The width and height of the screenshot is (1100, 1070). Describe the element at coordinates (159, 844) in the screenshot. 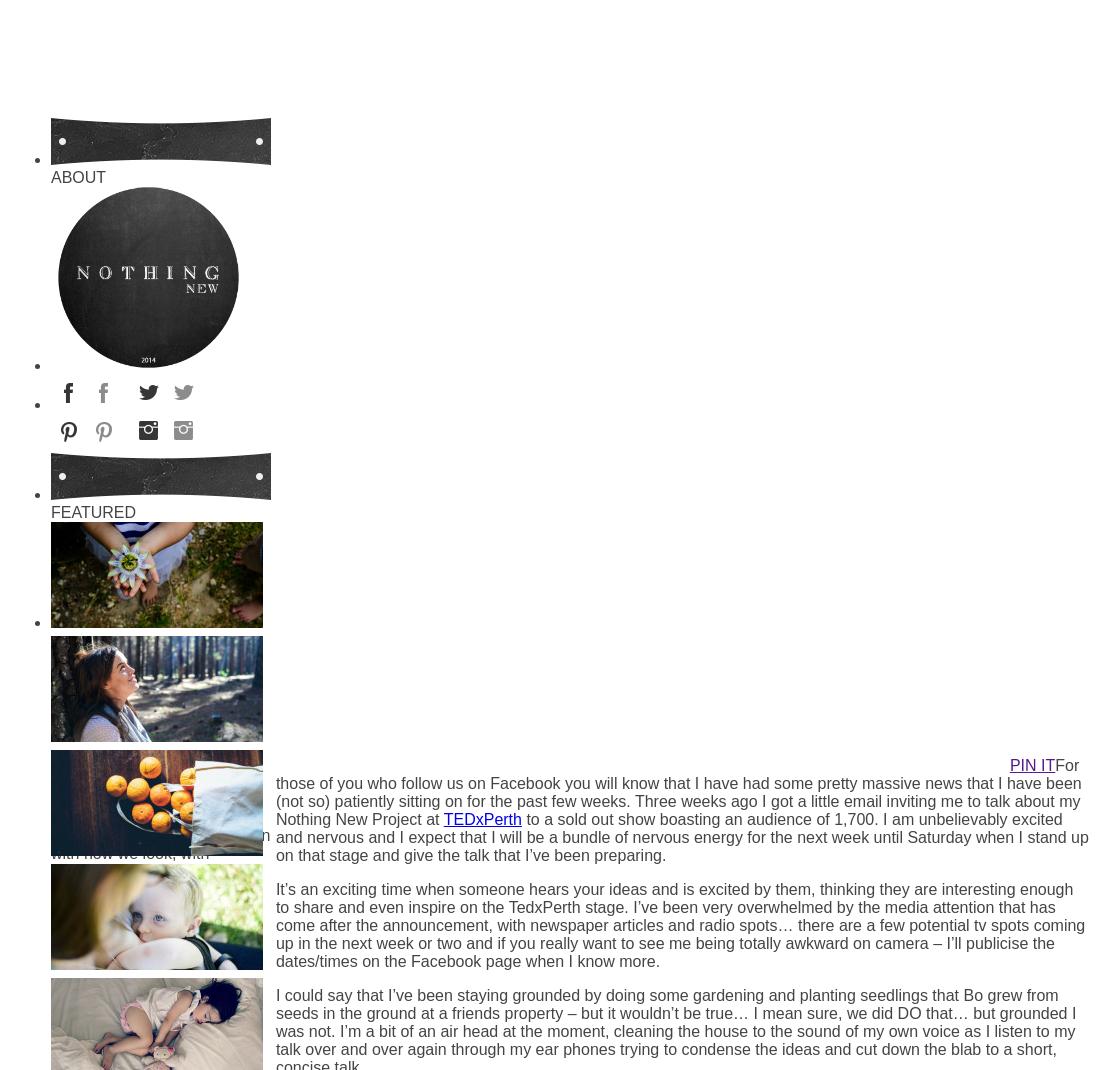

I see `'We concern ourselves so often with how we look, with'` at that location.